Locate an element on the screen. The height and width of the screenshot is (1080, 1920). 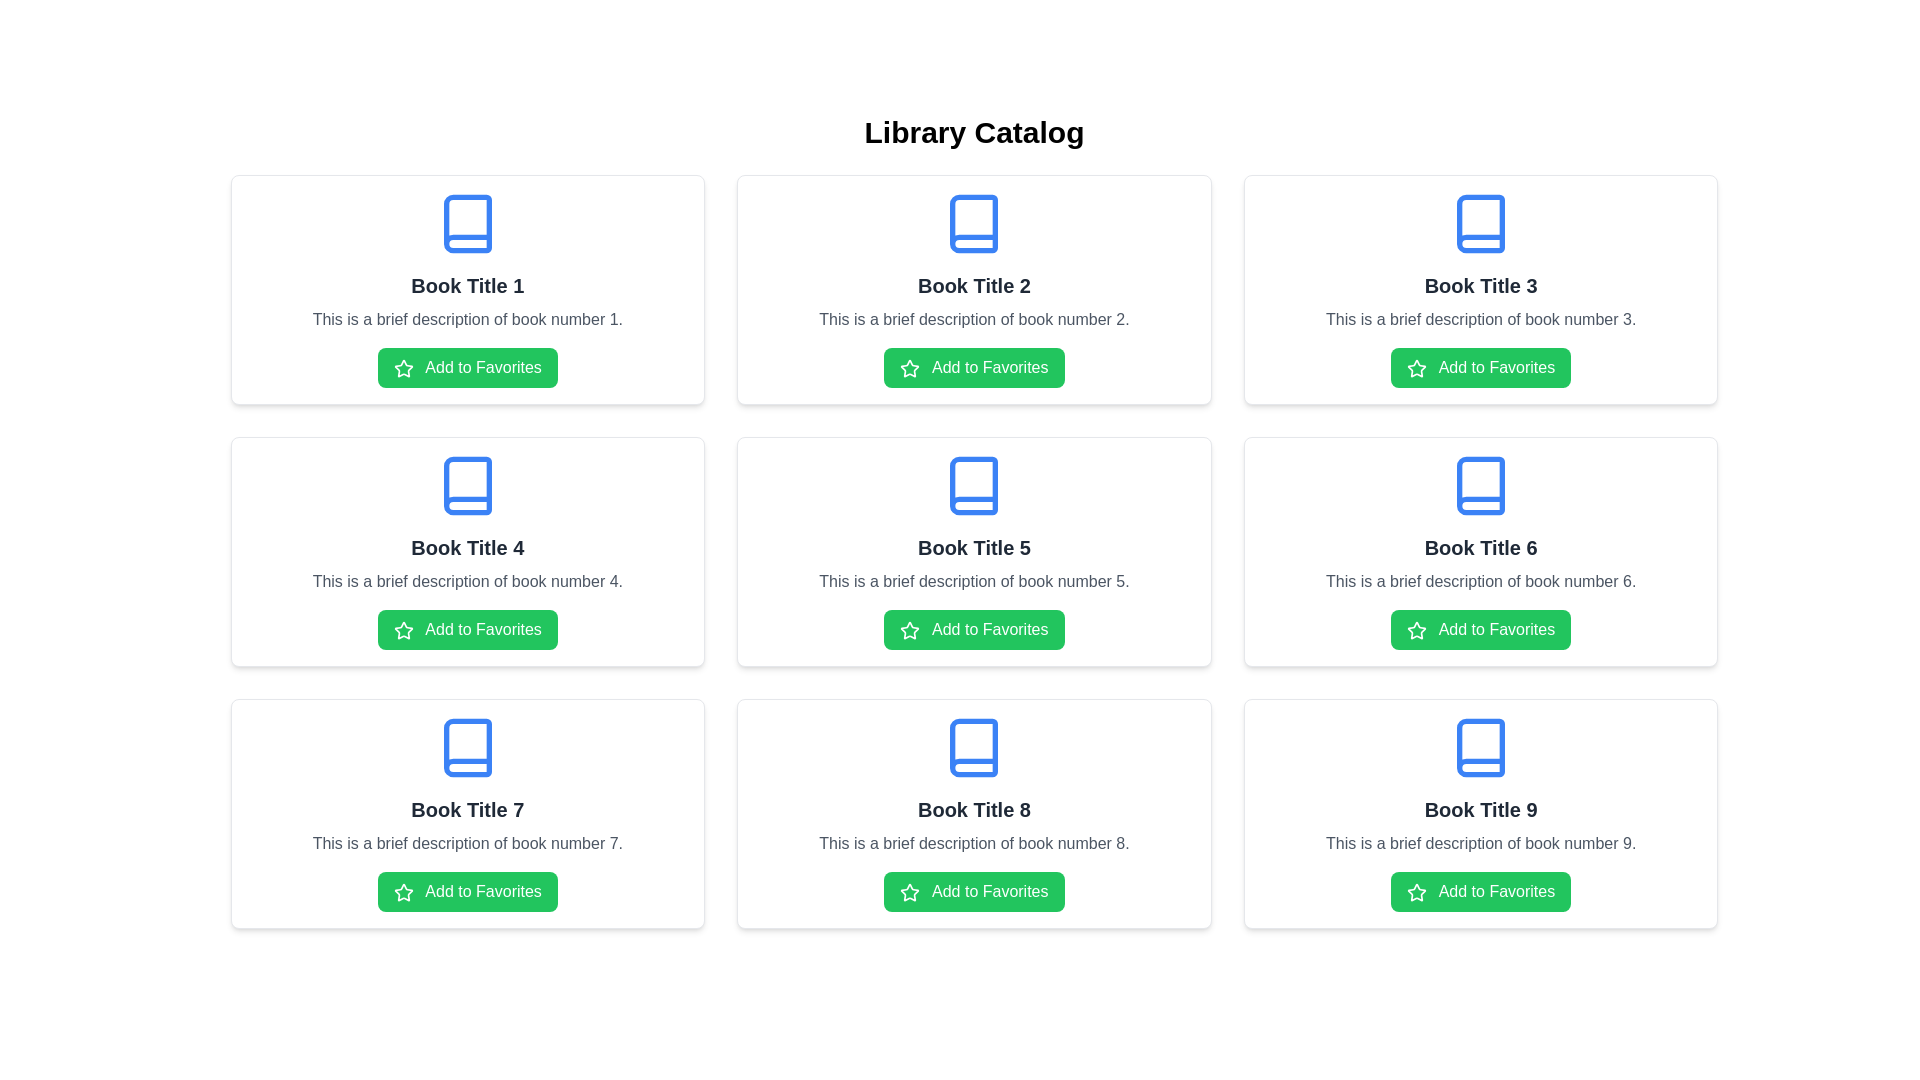
the button to add 'Book Title 2' to favorites, which is located below the book's description and centered within its card is located at coordinates (974, 367).